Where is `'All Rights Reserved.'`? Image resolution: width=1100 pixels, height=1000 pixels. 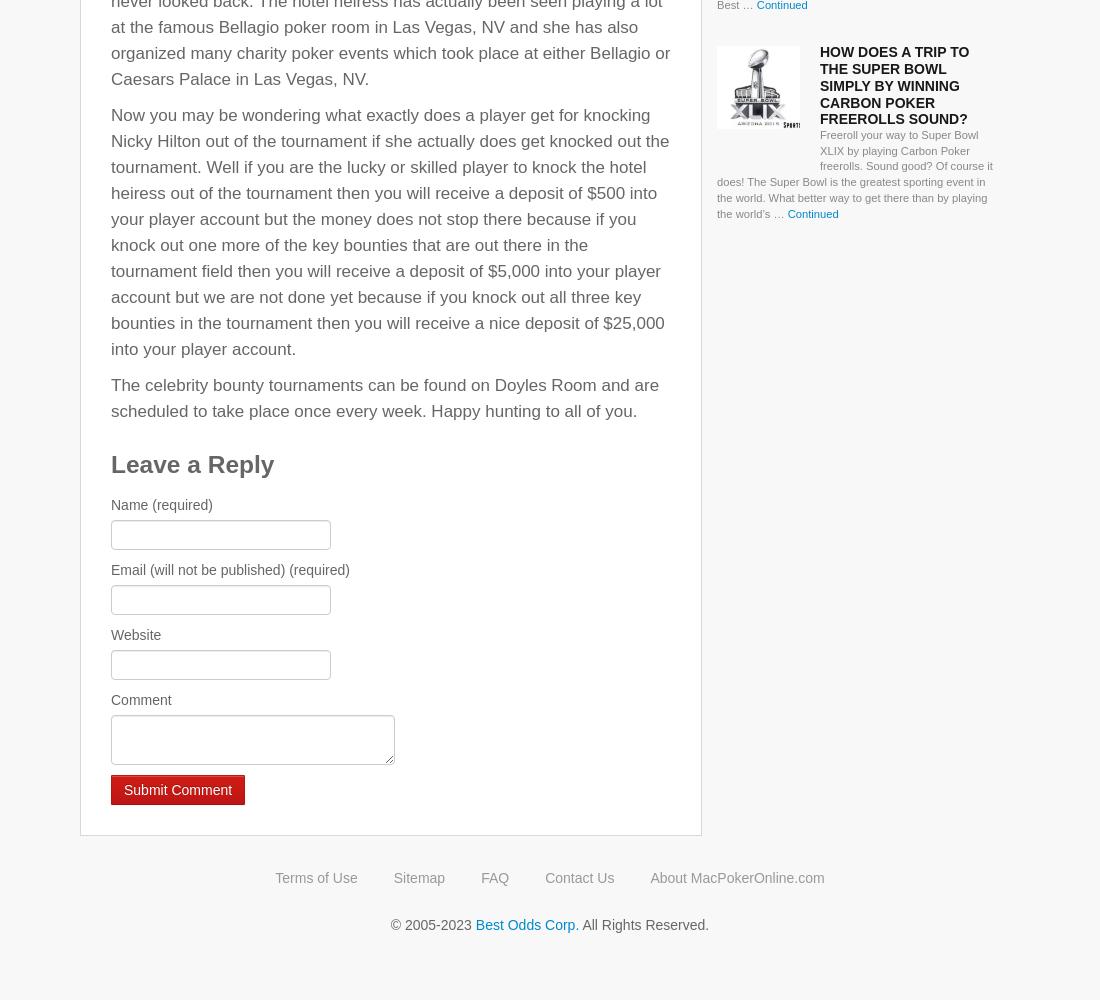 'All Rights Reserved.' is located at coordinates (578, 924).